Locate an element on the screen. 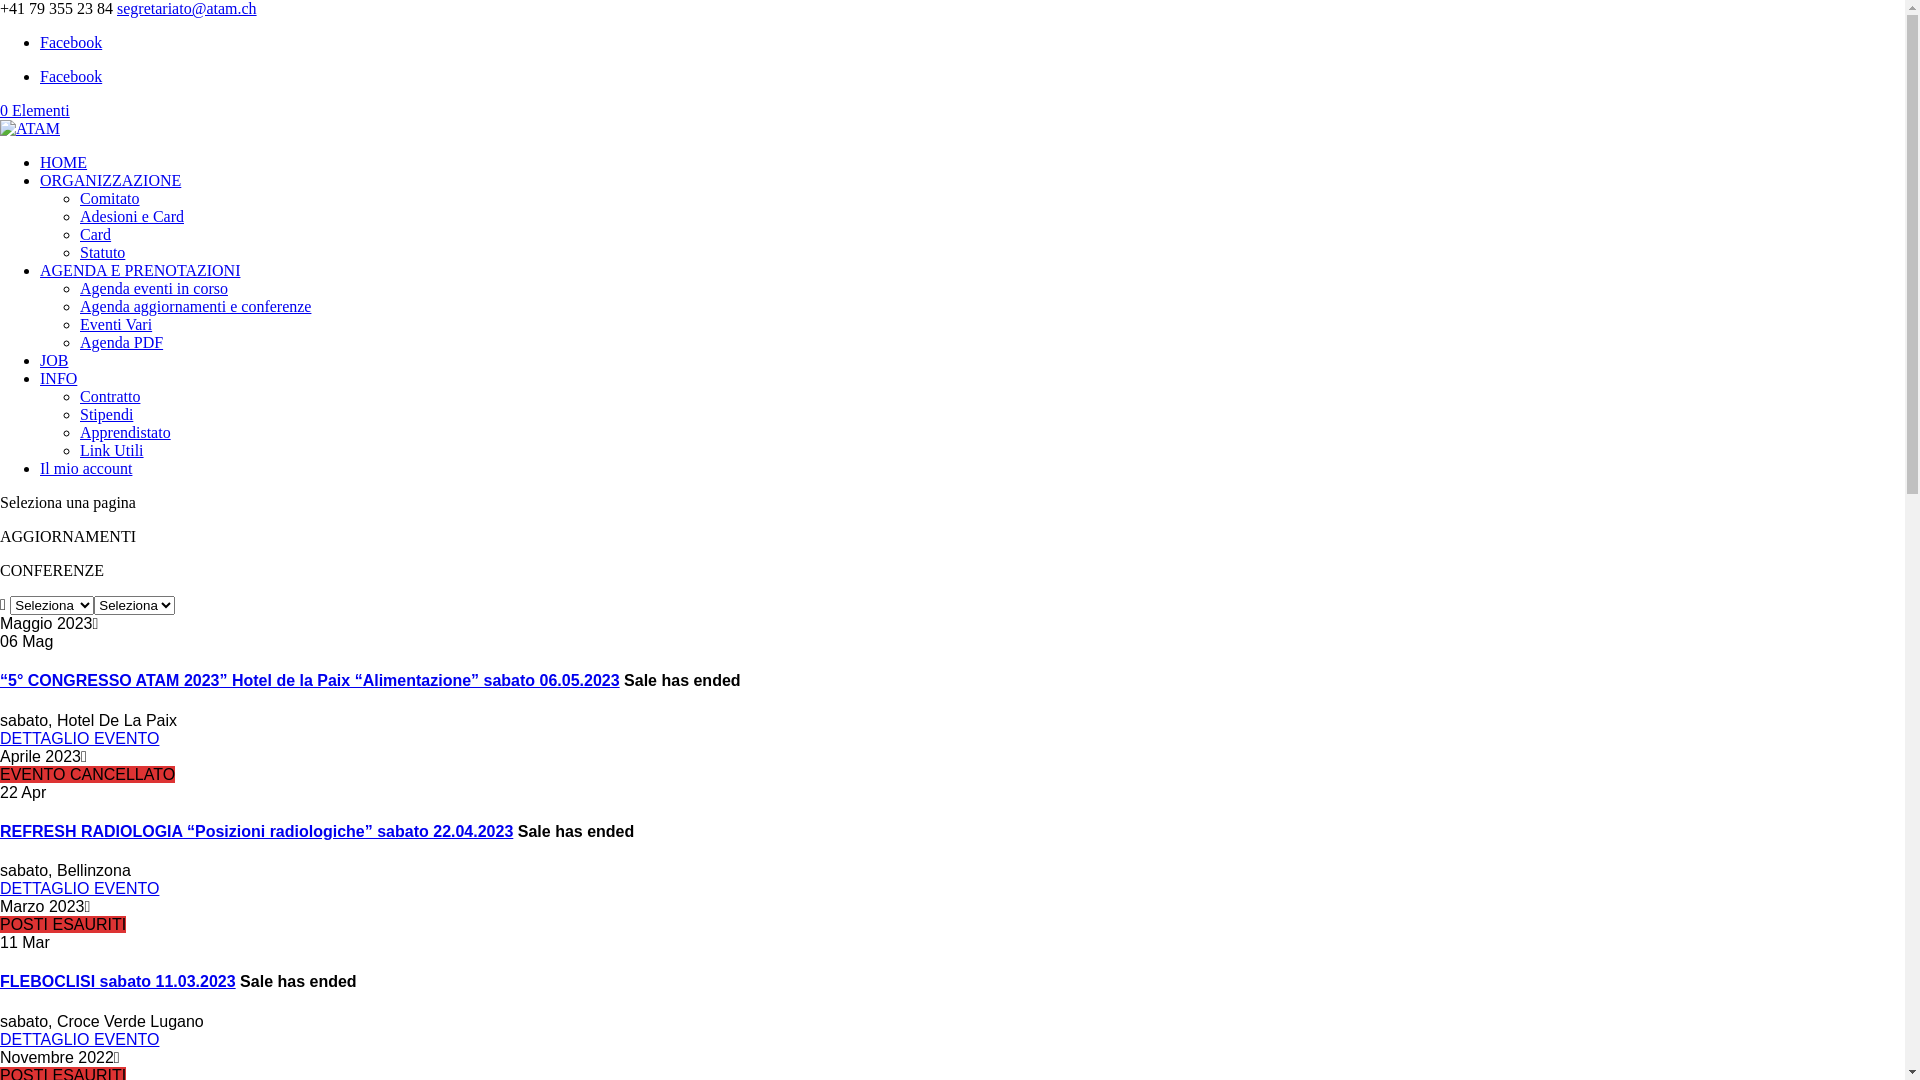 This screenshot has width=1920, height=1080. 'segretariato@atam.ch' is located at coordinates (187, 8).